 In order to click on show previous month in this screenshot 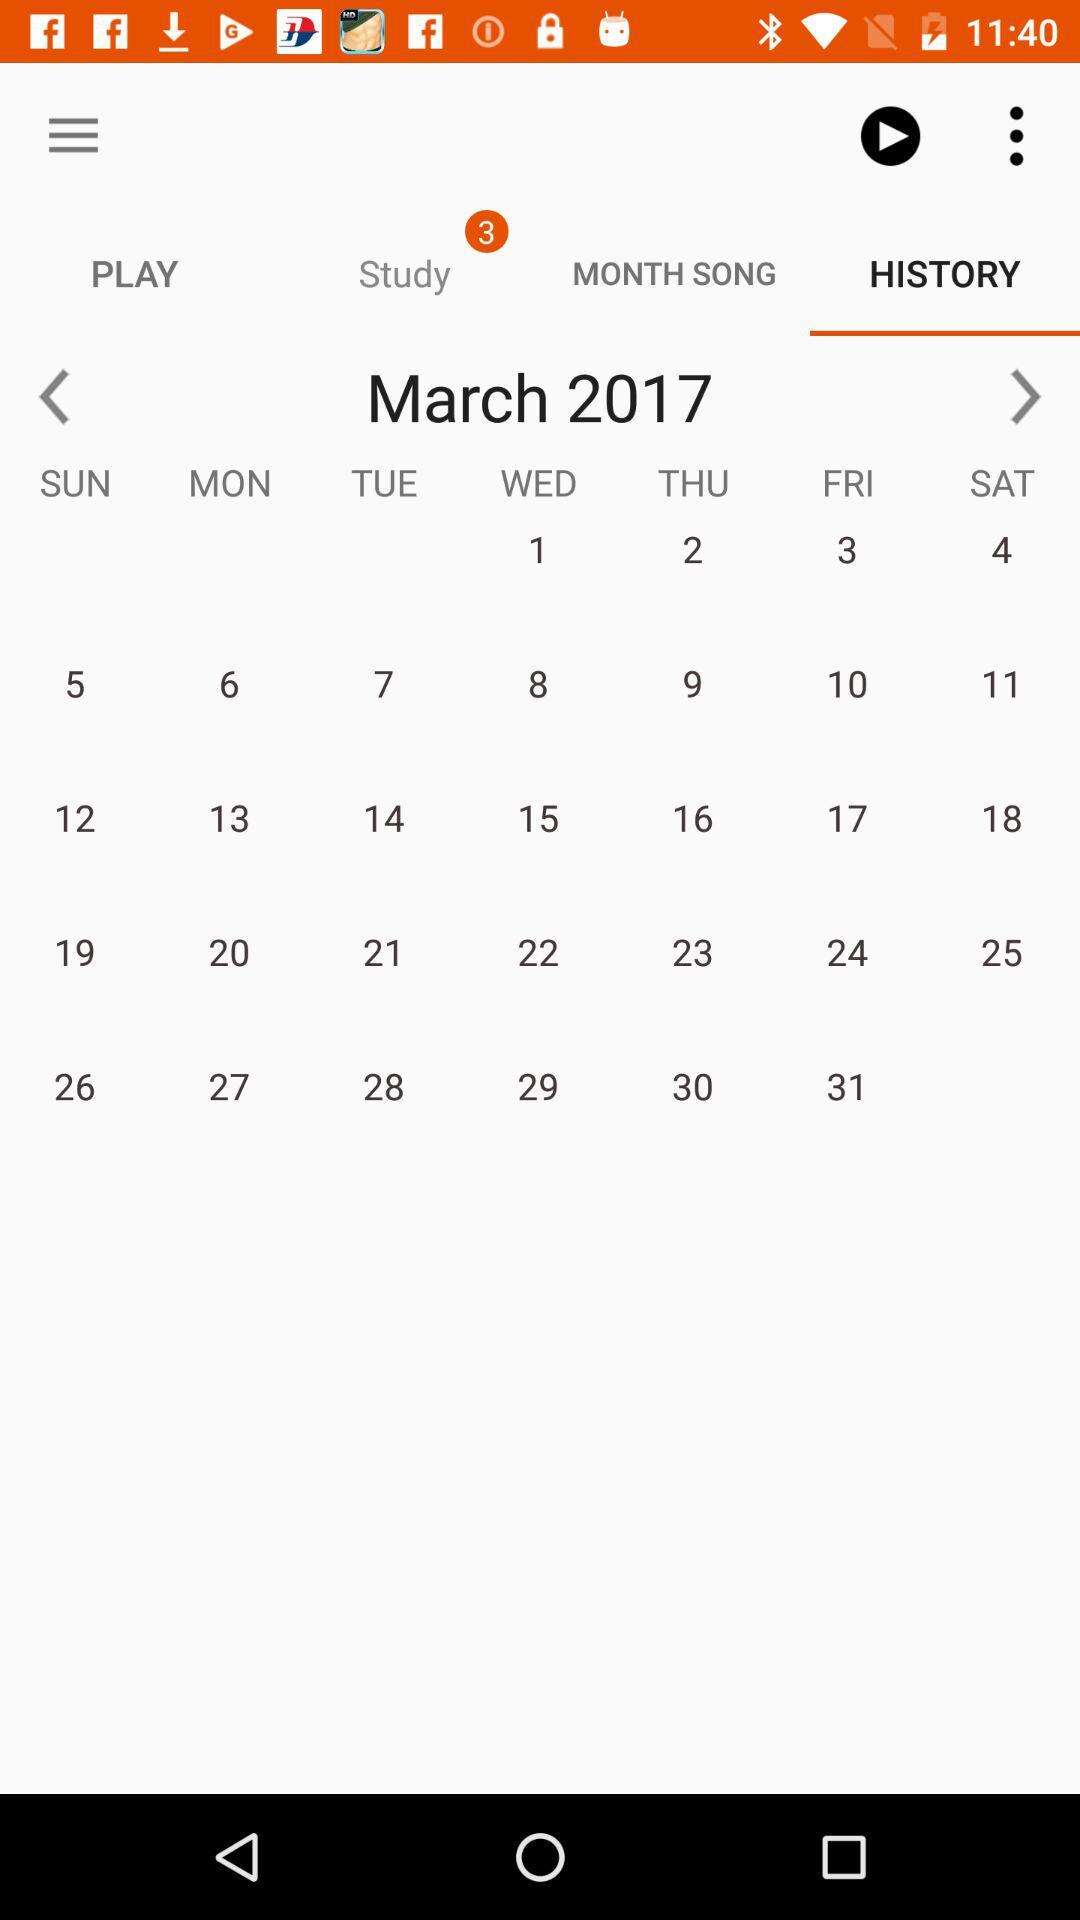, I will do `click(53, 396)`.